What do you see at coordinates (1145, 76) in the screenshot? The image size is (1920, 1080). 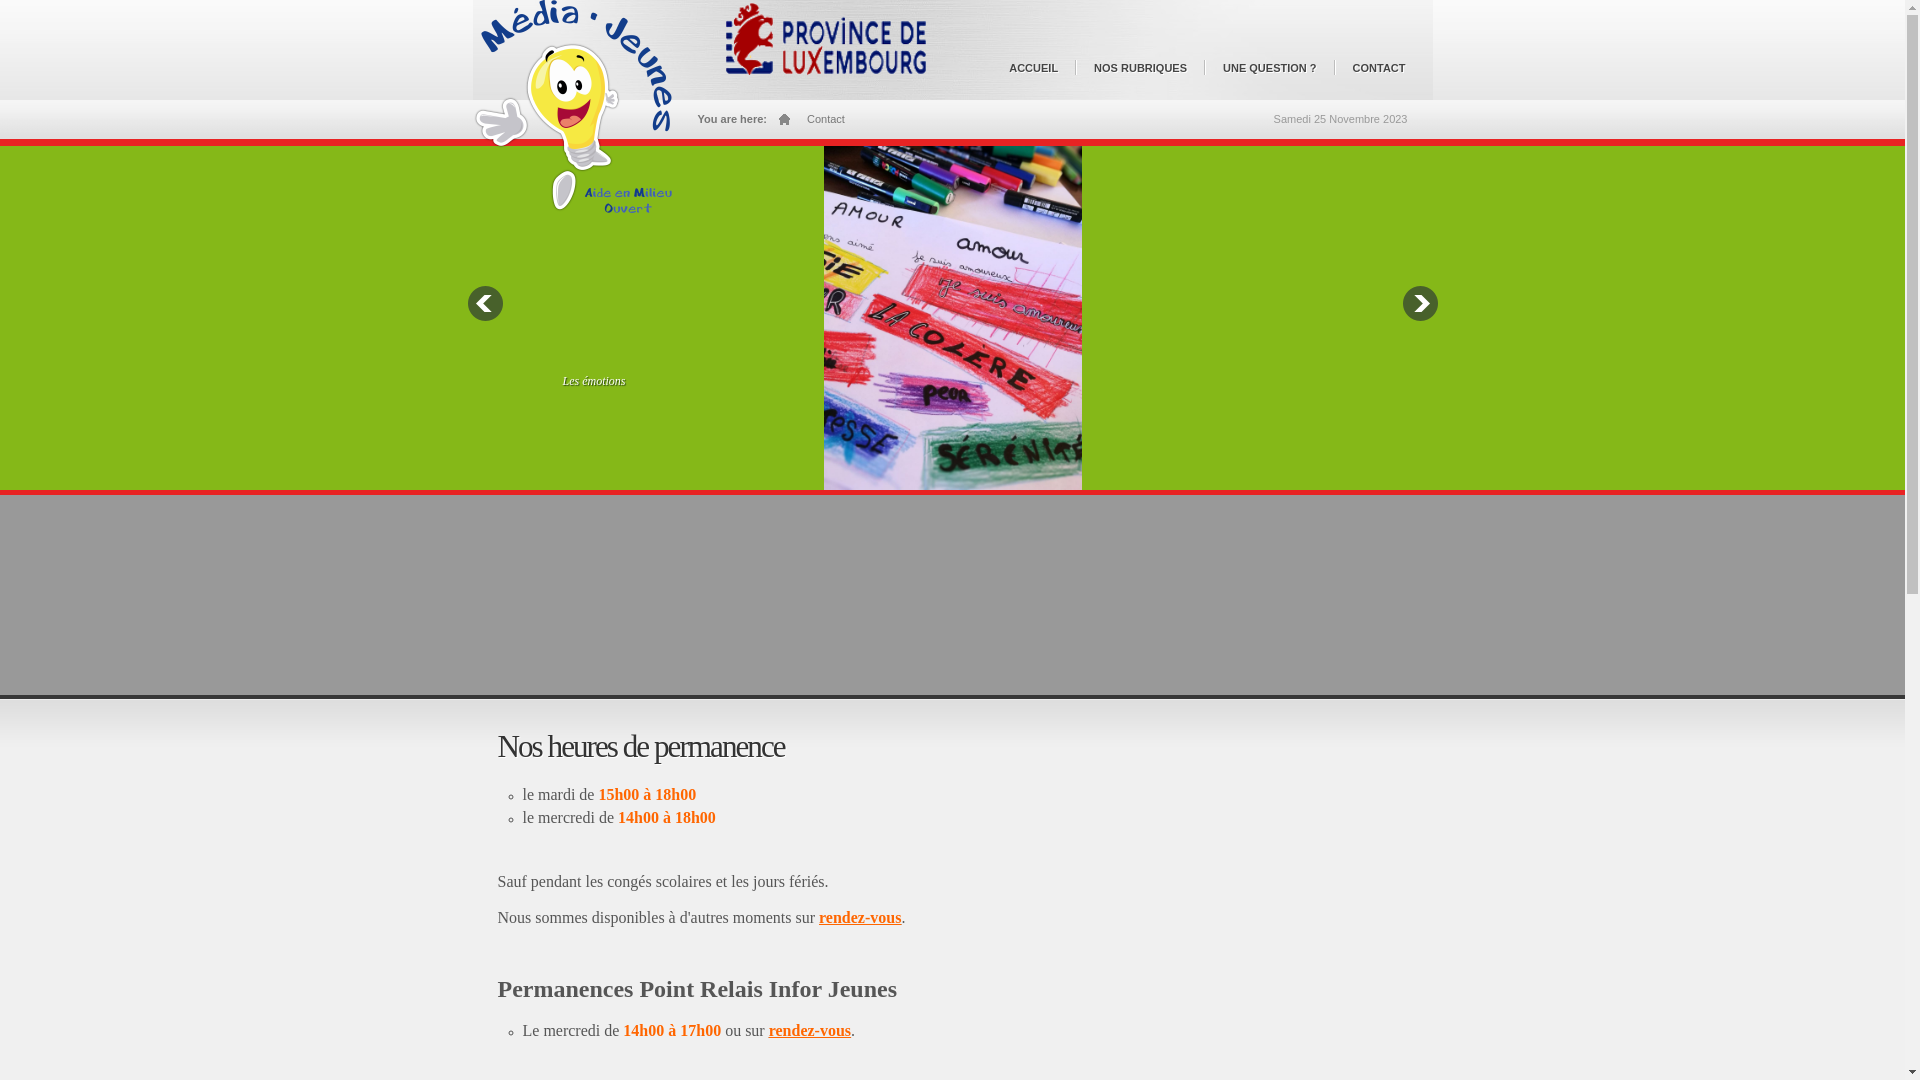 I see `'NOS RUBRIQUES'` at bounding box center [1145, 76].